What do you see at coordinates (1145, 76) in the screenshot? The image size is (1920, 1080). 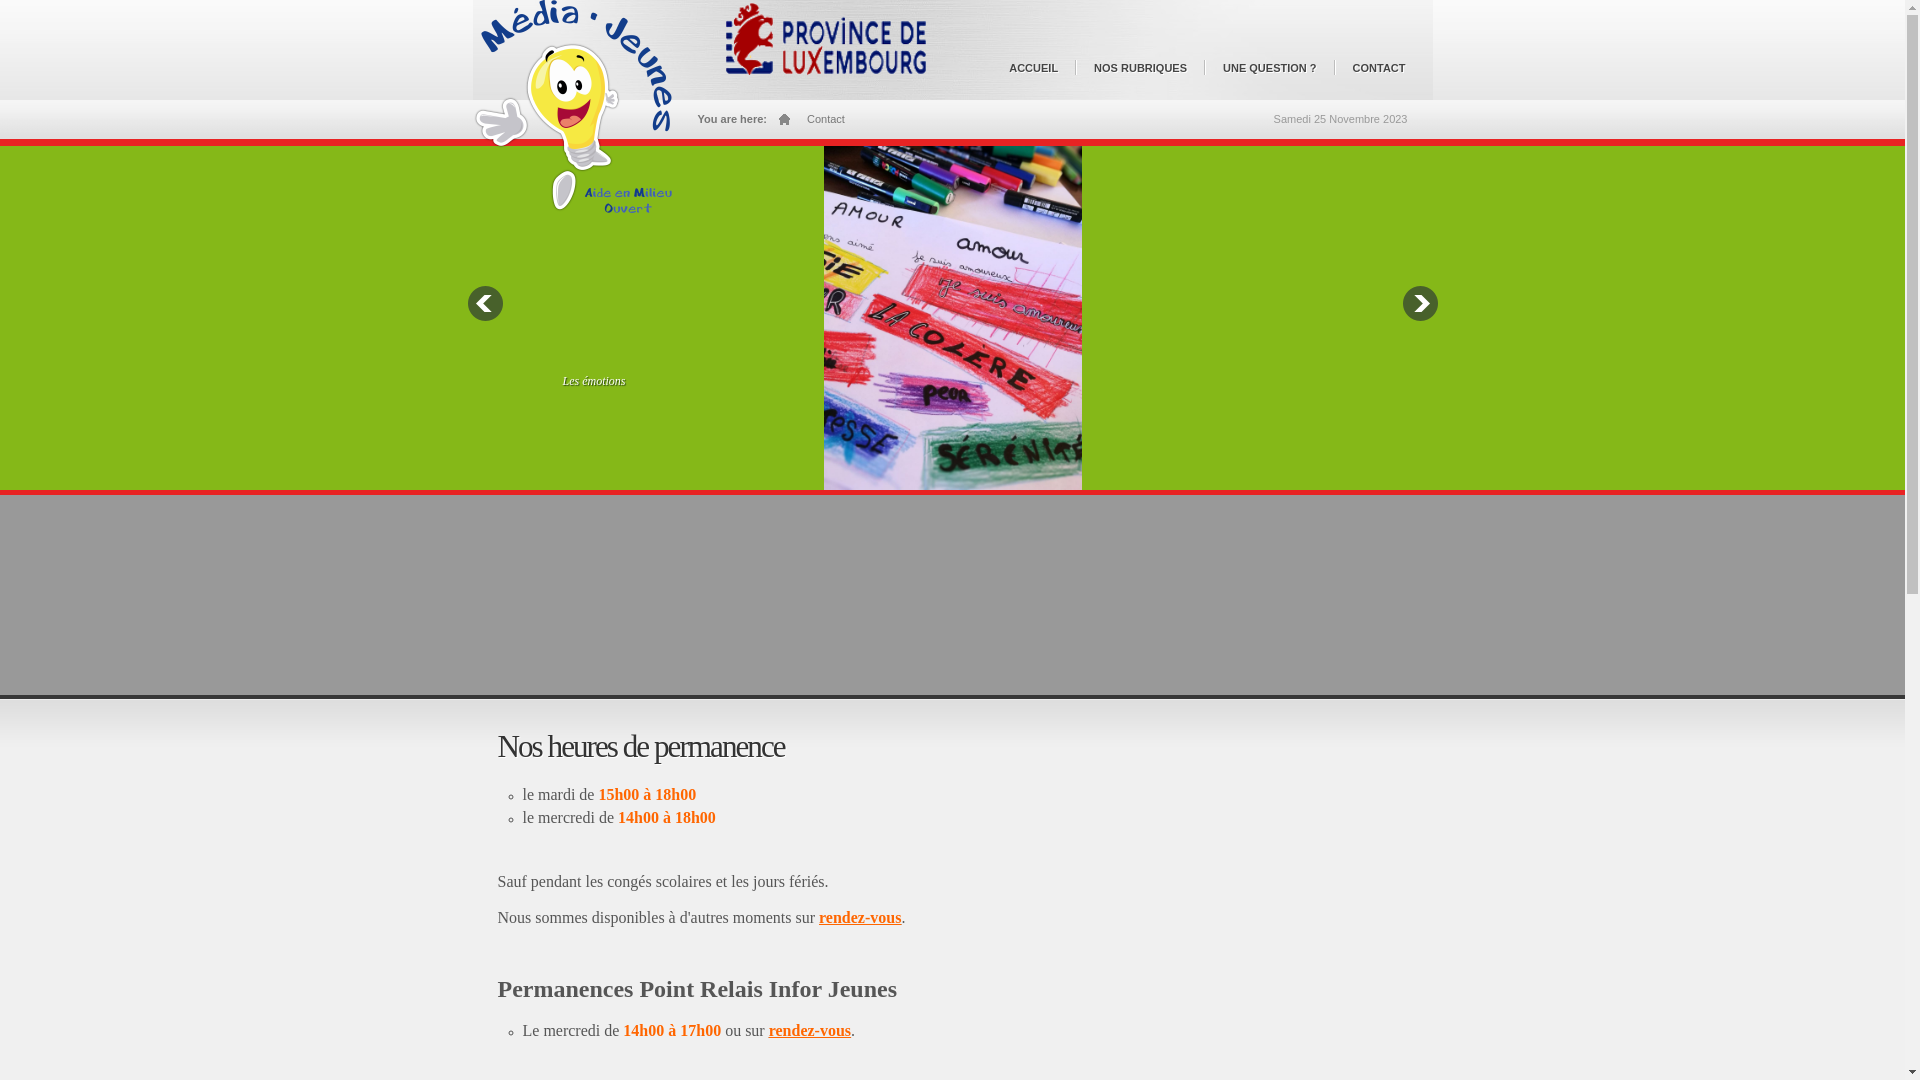 I see `'NOS RUBRIQUES'` at bounding box center [1145, 76].